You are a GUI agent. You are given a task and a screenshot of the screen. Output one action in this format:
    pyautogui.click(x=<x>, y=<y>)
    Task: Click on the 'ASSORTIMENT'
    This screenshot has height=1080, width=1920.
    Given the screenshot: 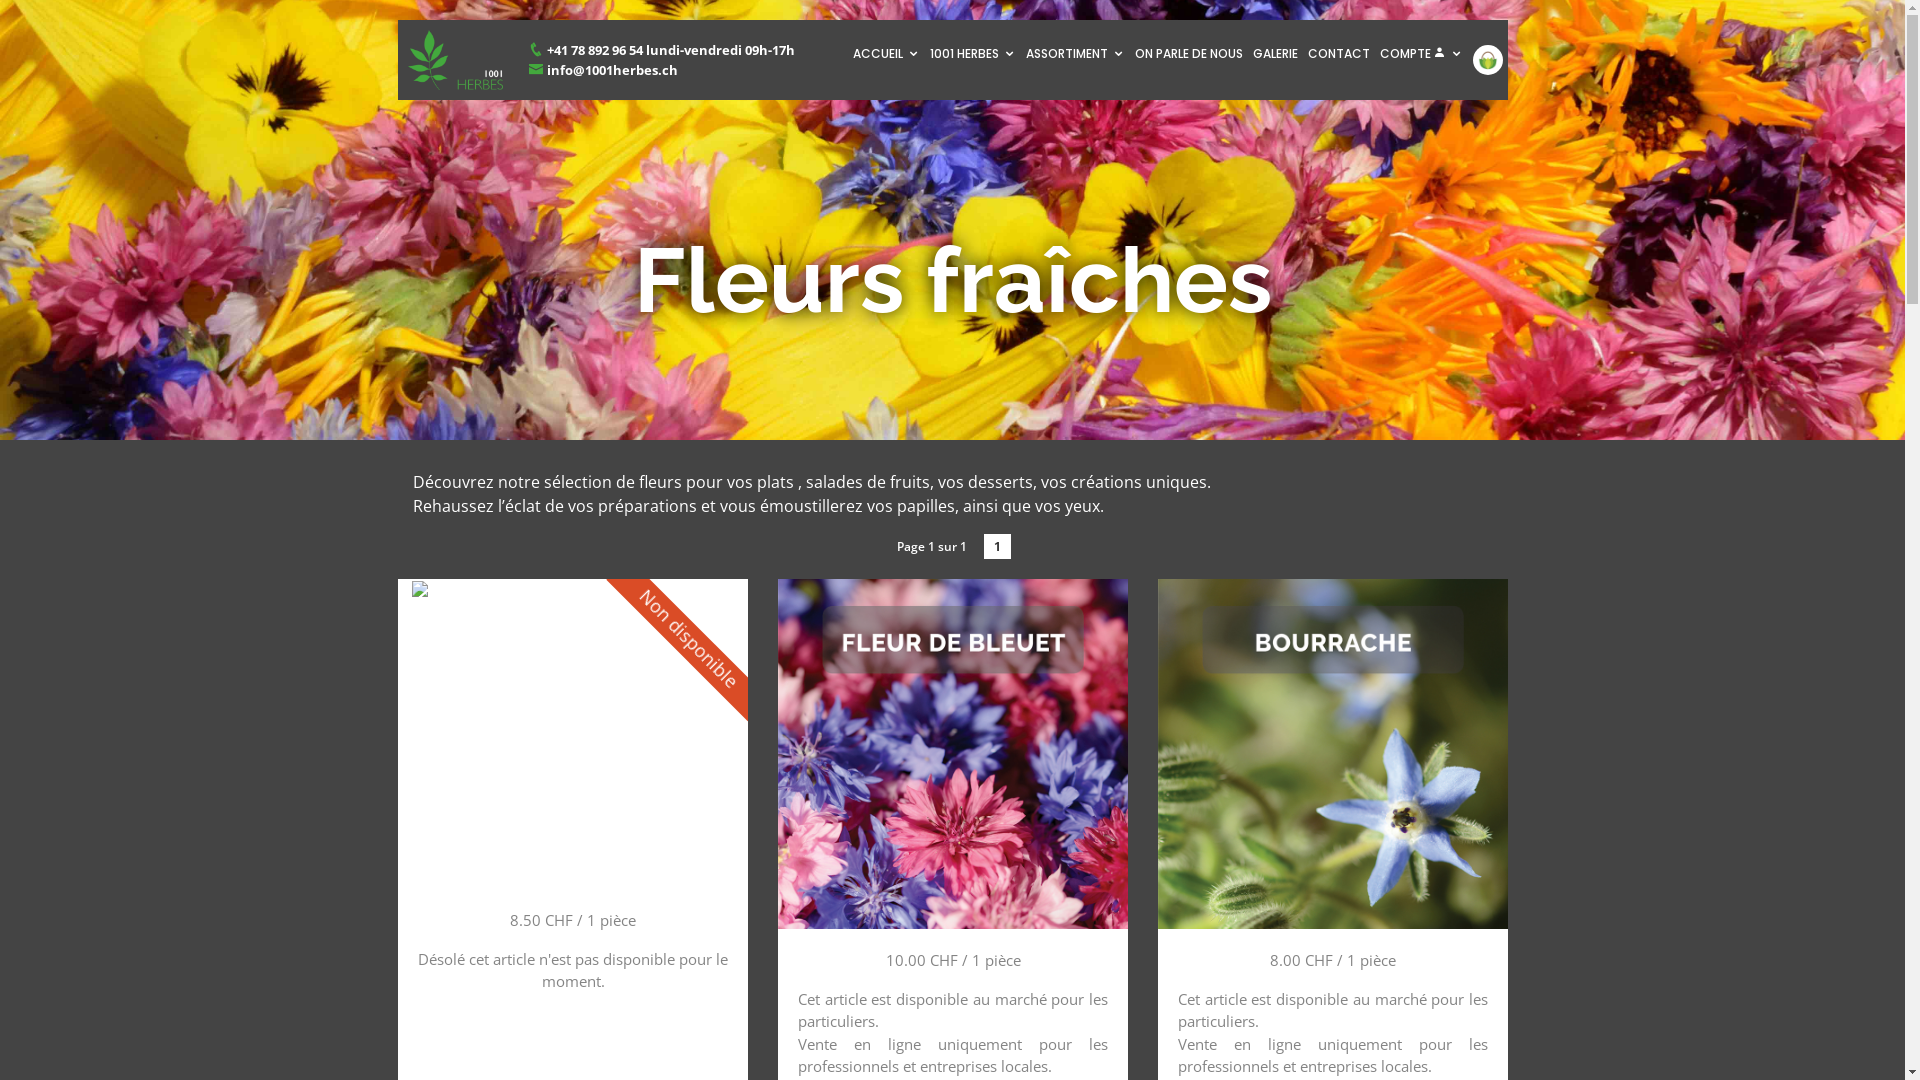 What is the action you would take?
    pyautogui.click(x=1073, y=53)
    